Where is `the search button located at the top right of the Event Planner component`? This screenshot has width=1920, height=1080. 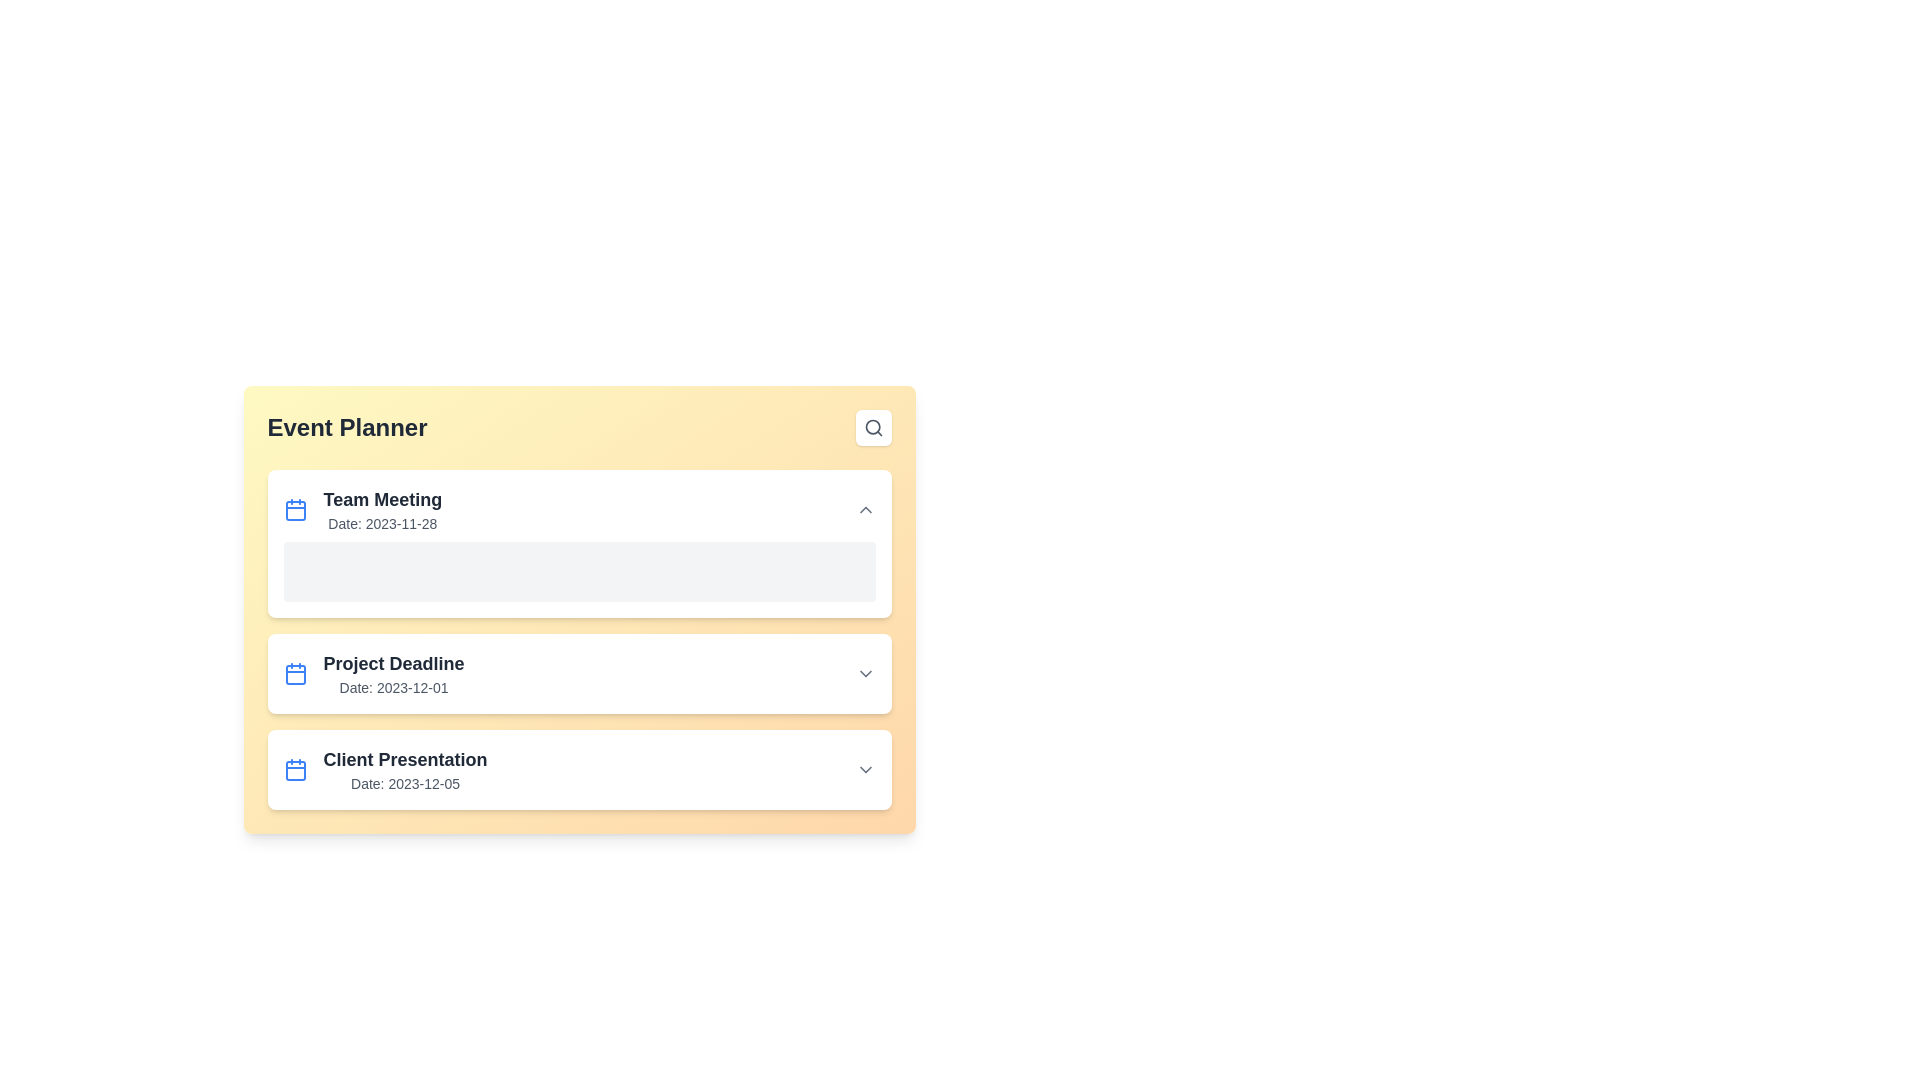
the search button located at the top right of the Event Planner component is located at coordinates (873, 427).